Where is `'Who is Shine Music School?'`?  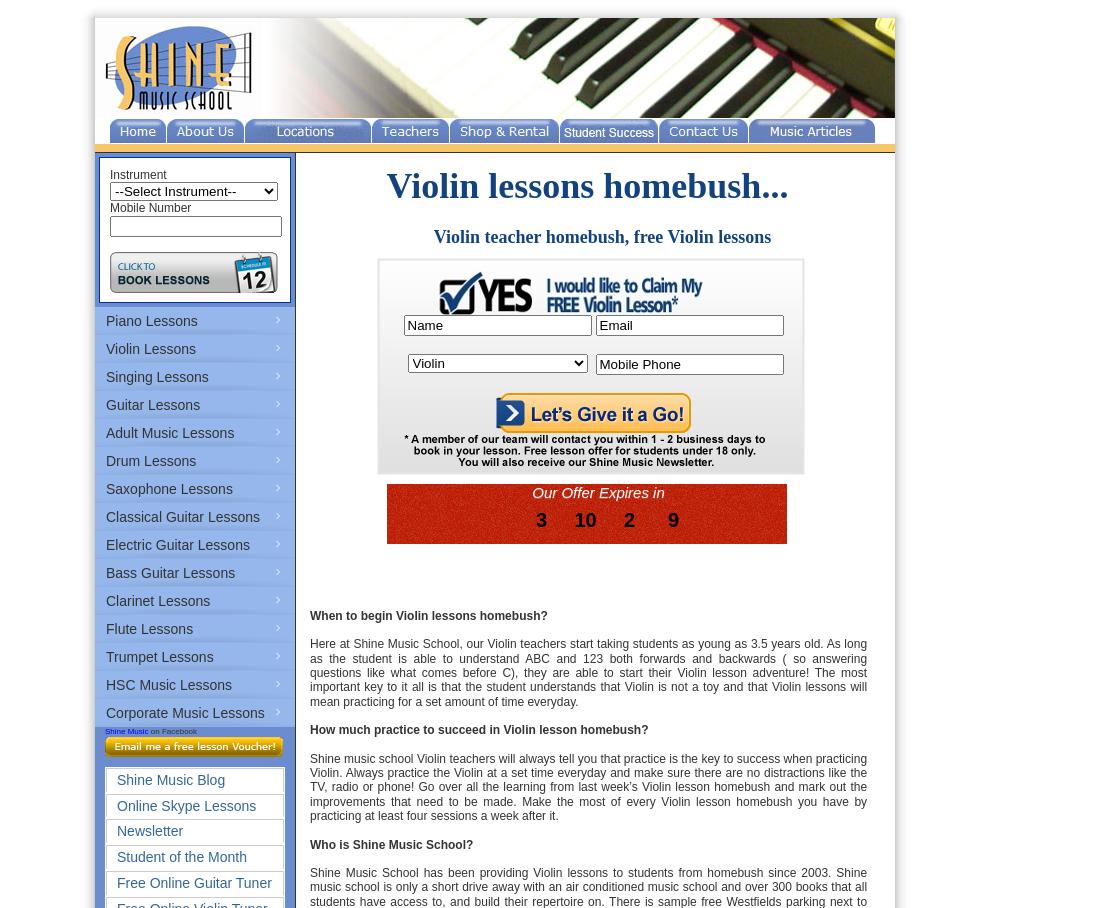
'Who is Shine Music School?' is located at coordinates (391, 842).